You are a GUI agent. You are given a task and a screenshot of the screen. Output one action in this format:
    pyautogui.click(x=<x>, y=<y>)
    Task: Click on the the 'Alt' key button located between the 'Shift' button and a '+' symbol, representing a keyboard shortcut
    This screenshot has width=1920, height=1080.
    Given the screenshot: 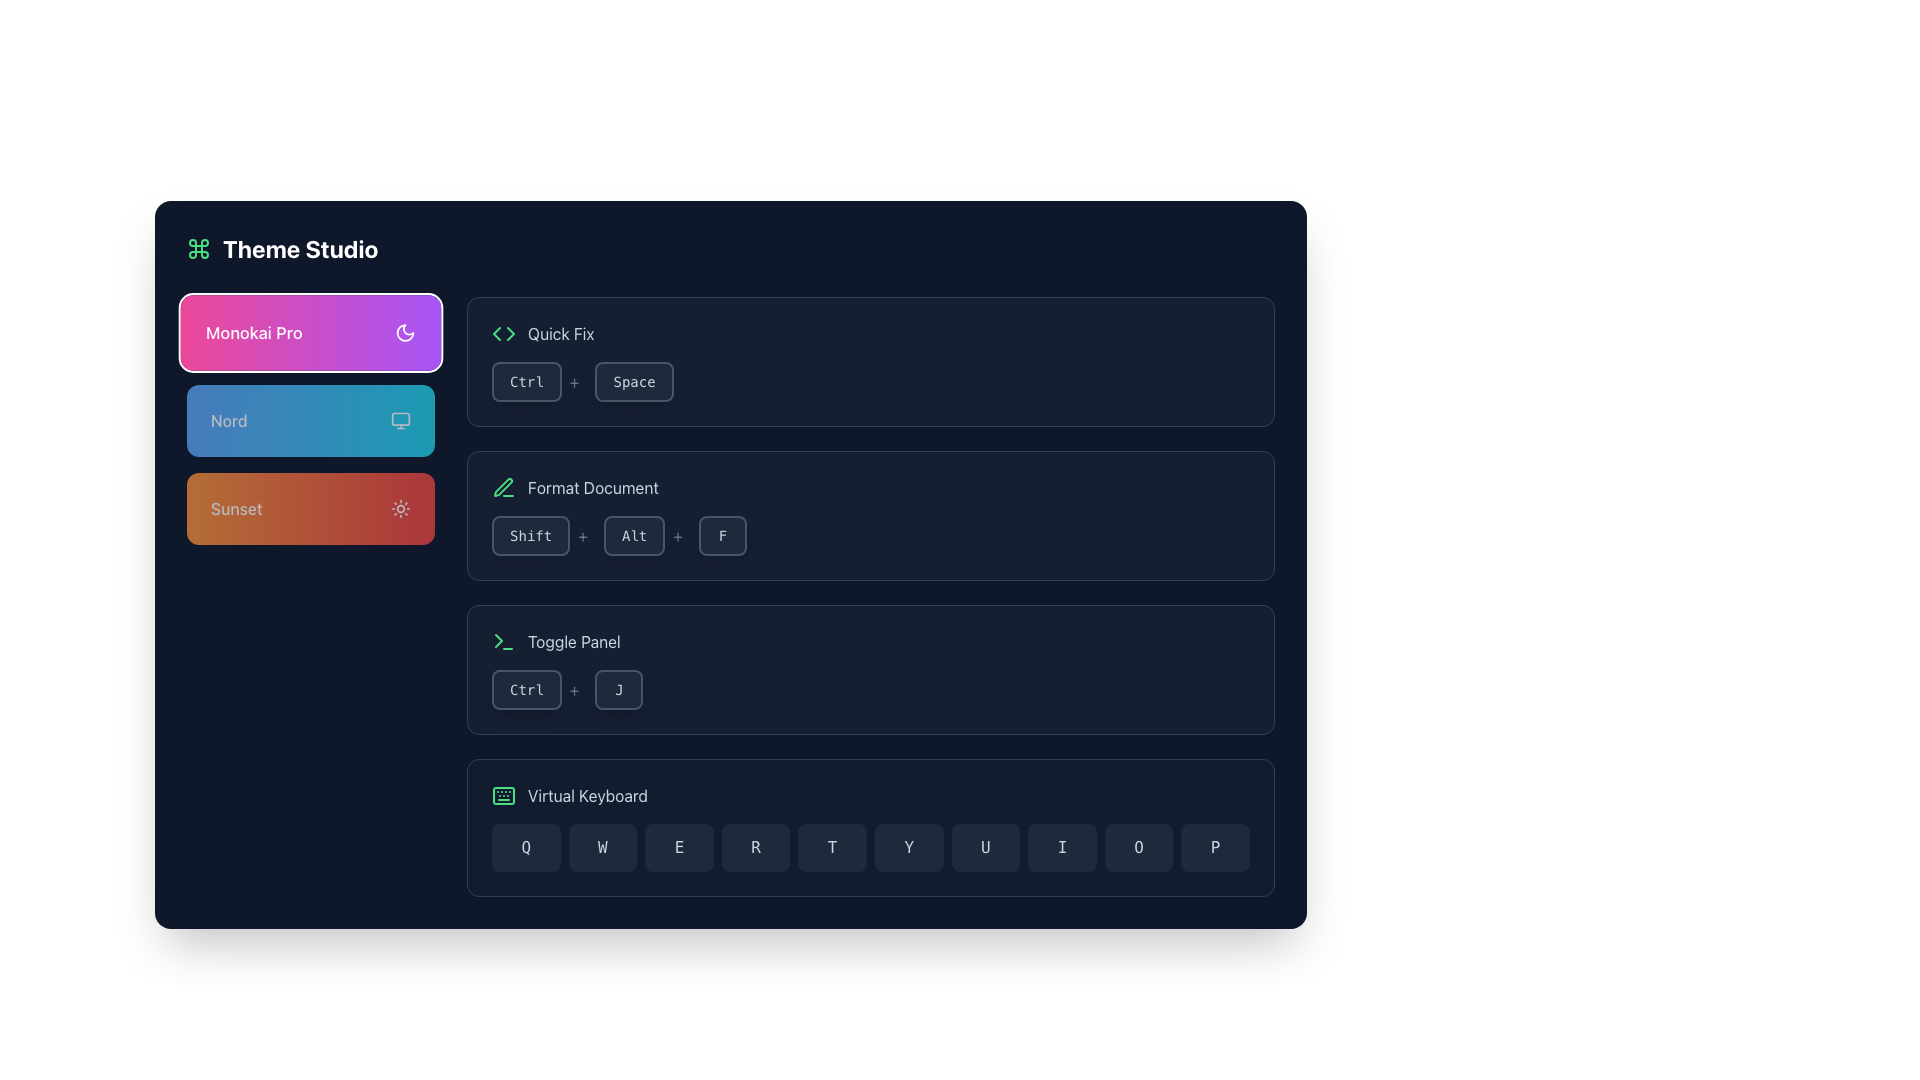 What is the action you would take?
    pyautogui.click(x=633, y=535)
    